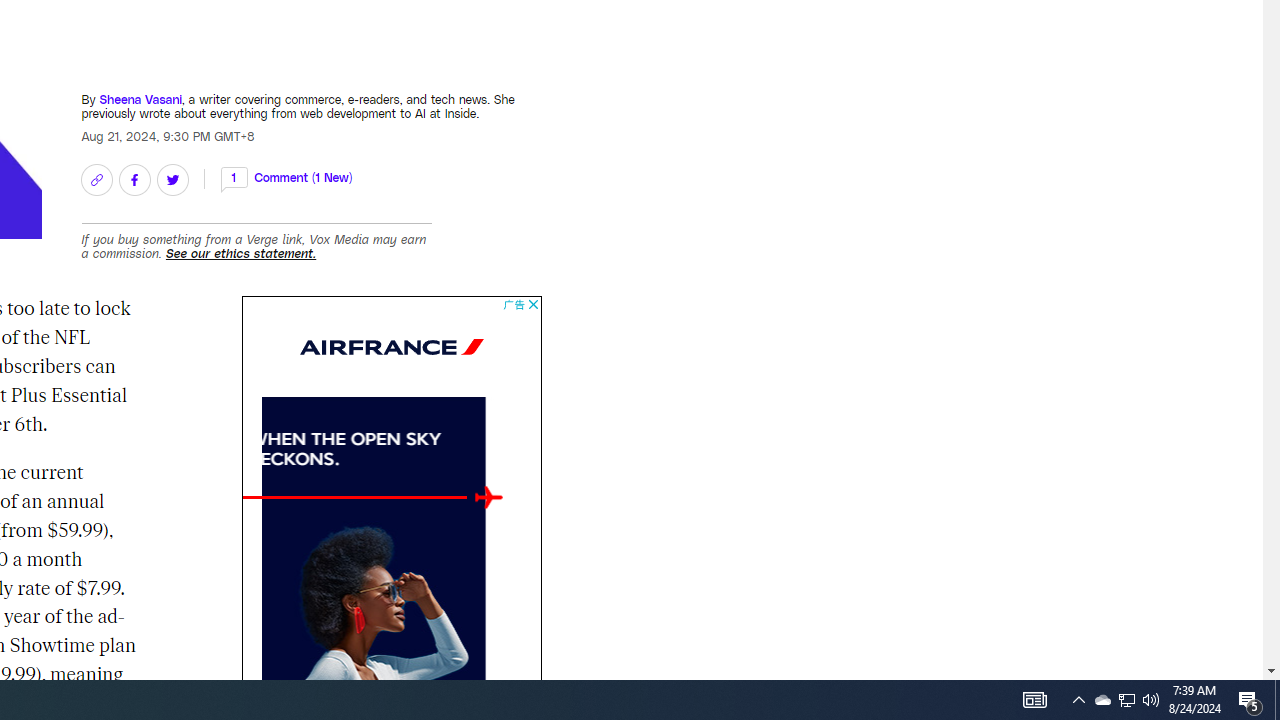  I want to click on 'See our ethics statement.', so click(240, 252).